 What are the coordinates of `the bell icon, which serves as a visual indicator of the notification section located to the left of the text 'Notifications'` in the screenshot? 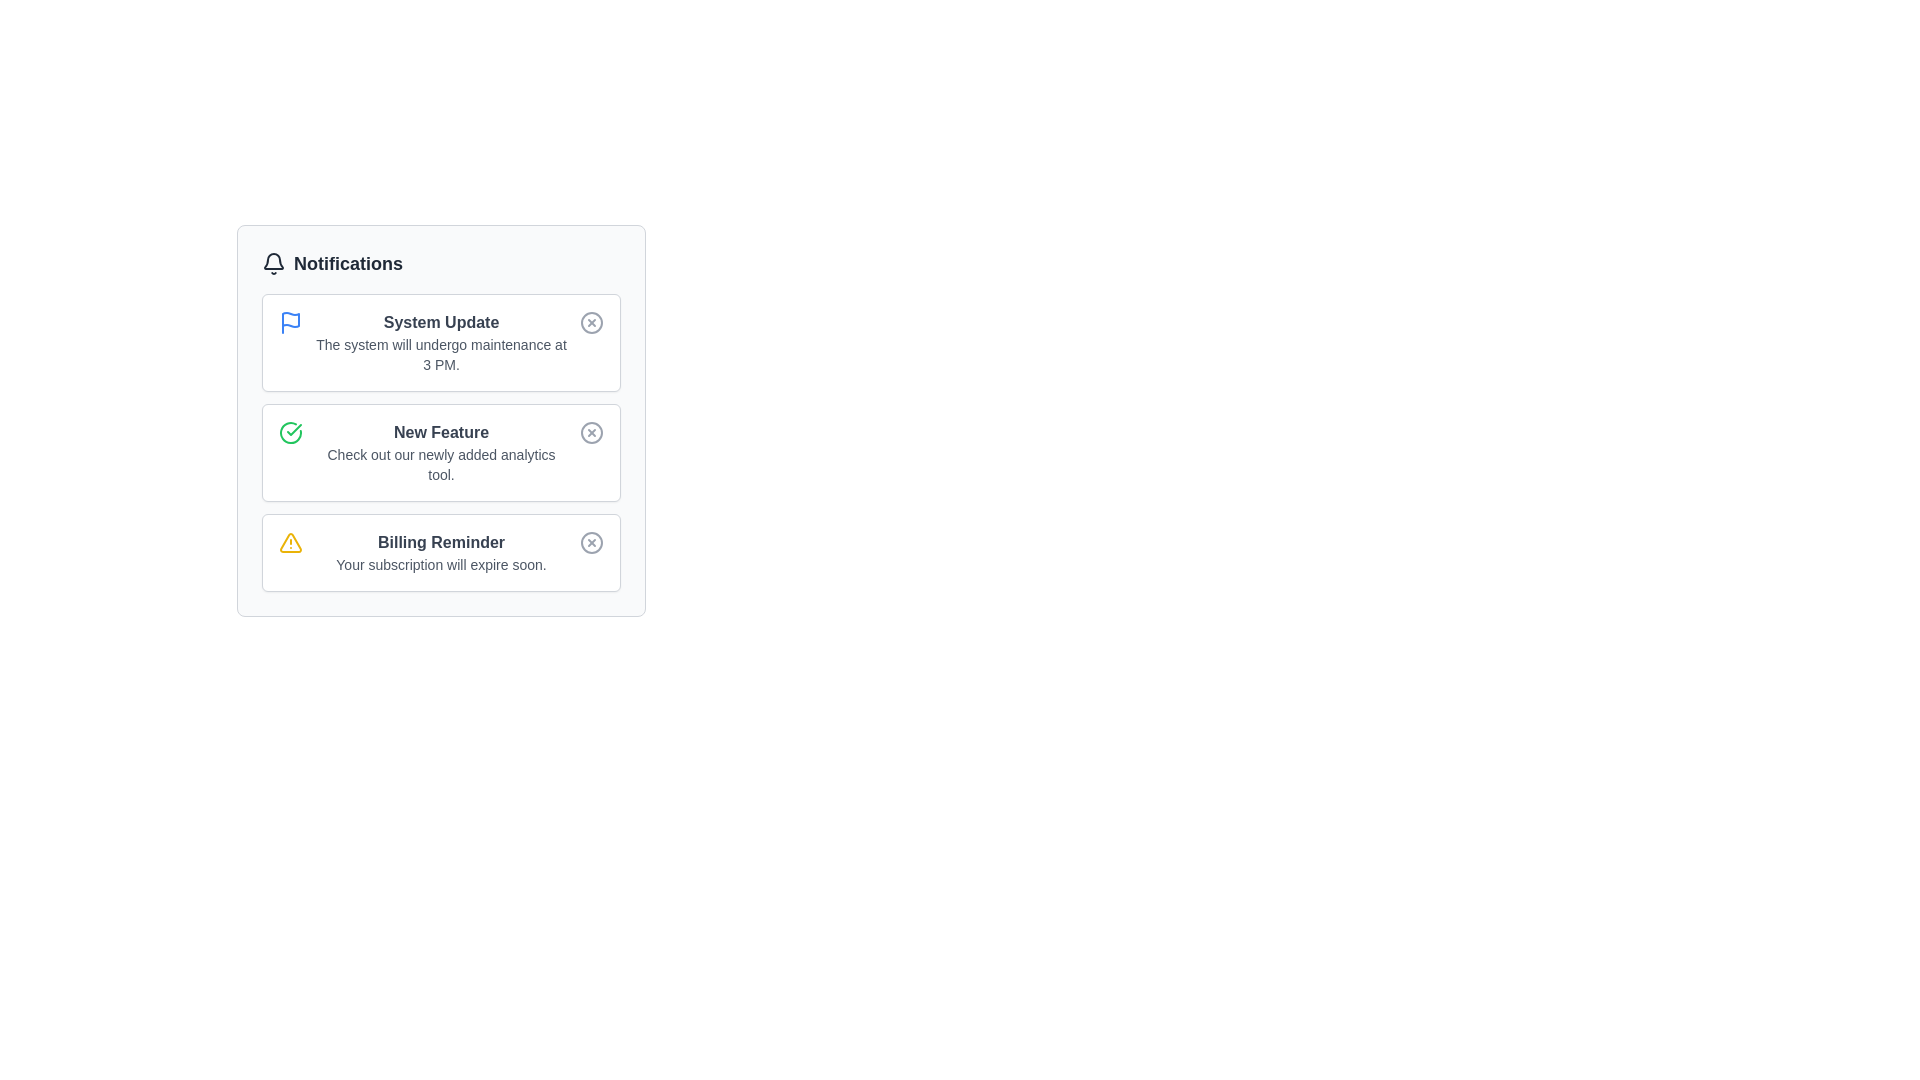 It's located at (272, 262).